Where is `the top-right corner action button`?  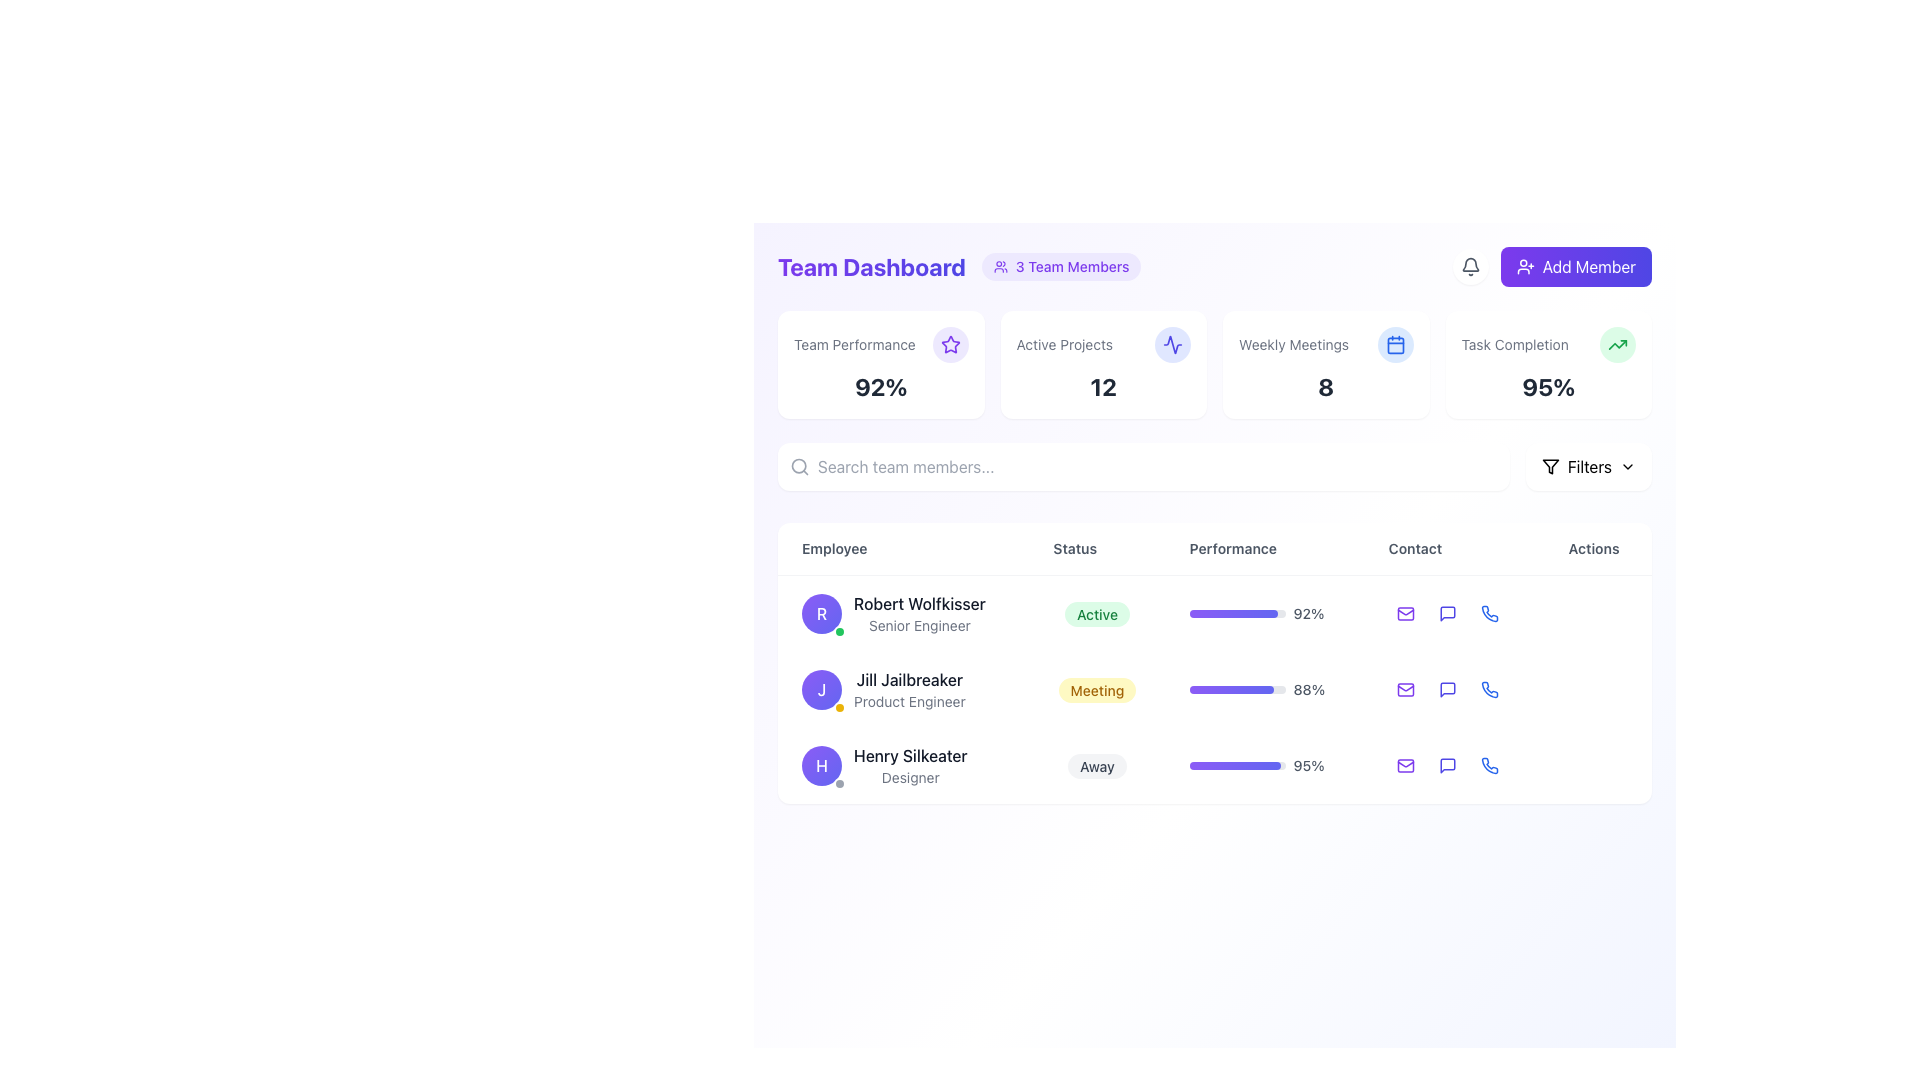
the top-right corner action button is located at coordinates (1575, 265).